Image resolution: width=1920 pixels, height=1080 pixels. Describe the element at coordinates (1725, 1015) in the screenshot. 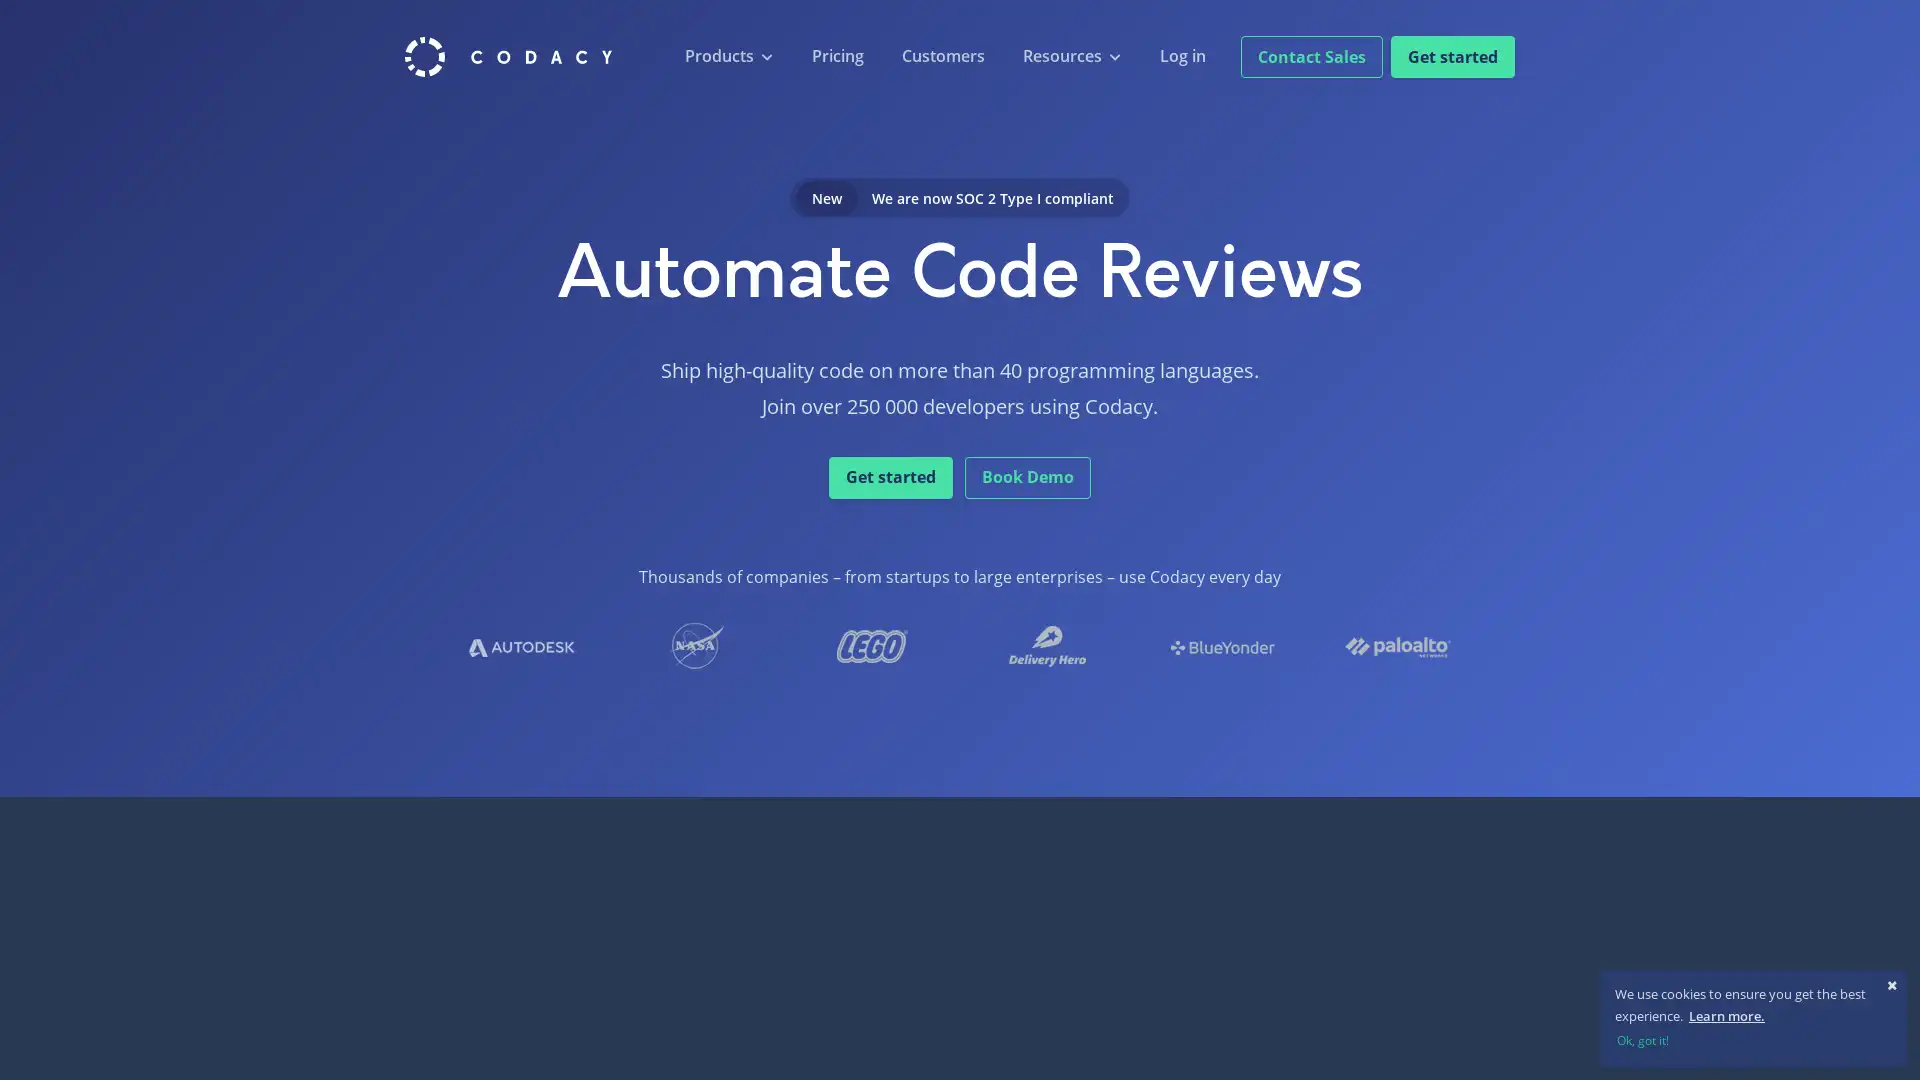

I see `learn more about cookies` at that location.